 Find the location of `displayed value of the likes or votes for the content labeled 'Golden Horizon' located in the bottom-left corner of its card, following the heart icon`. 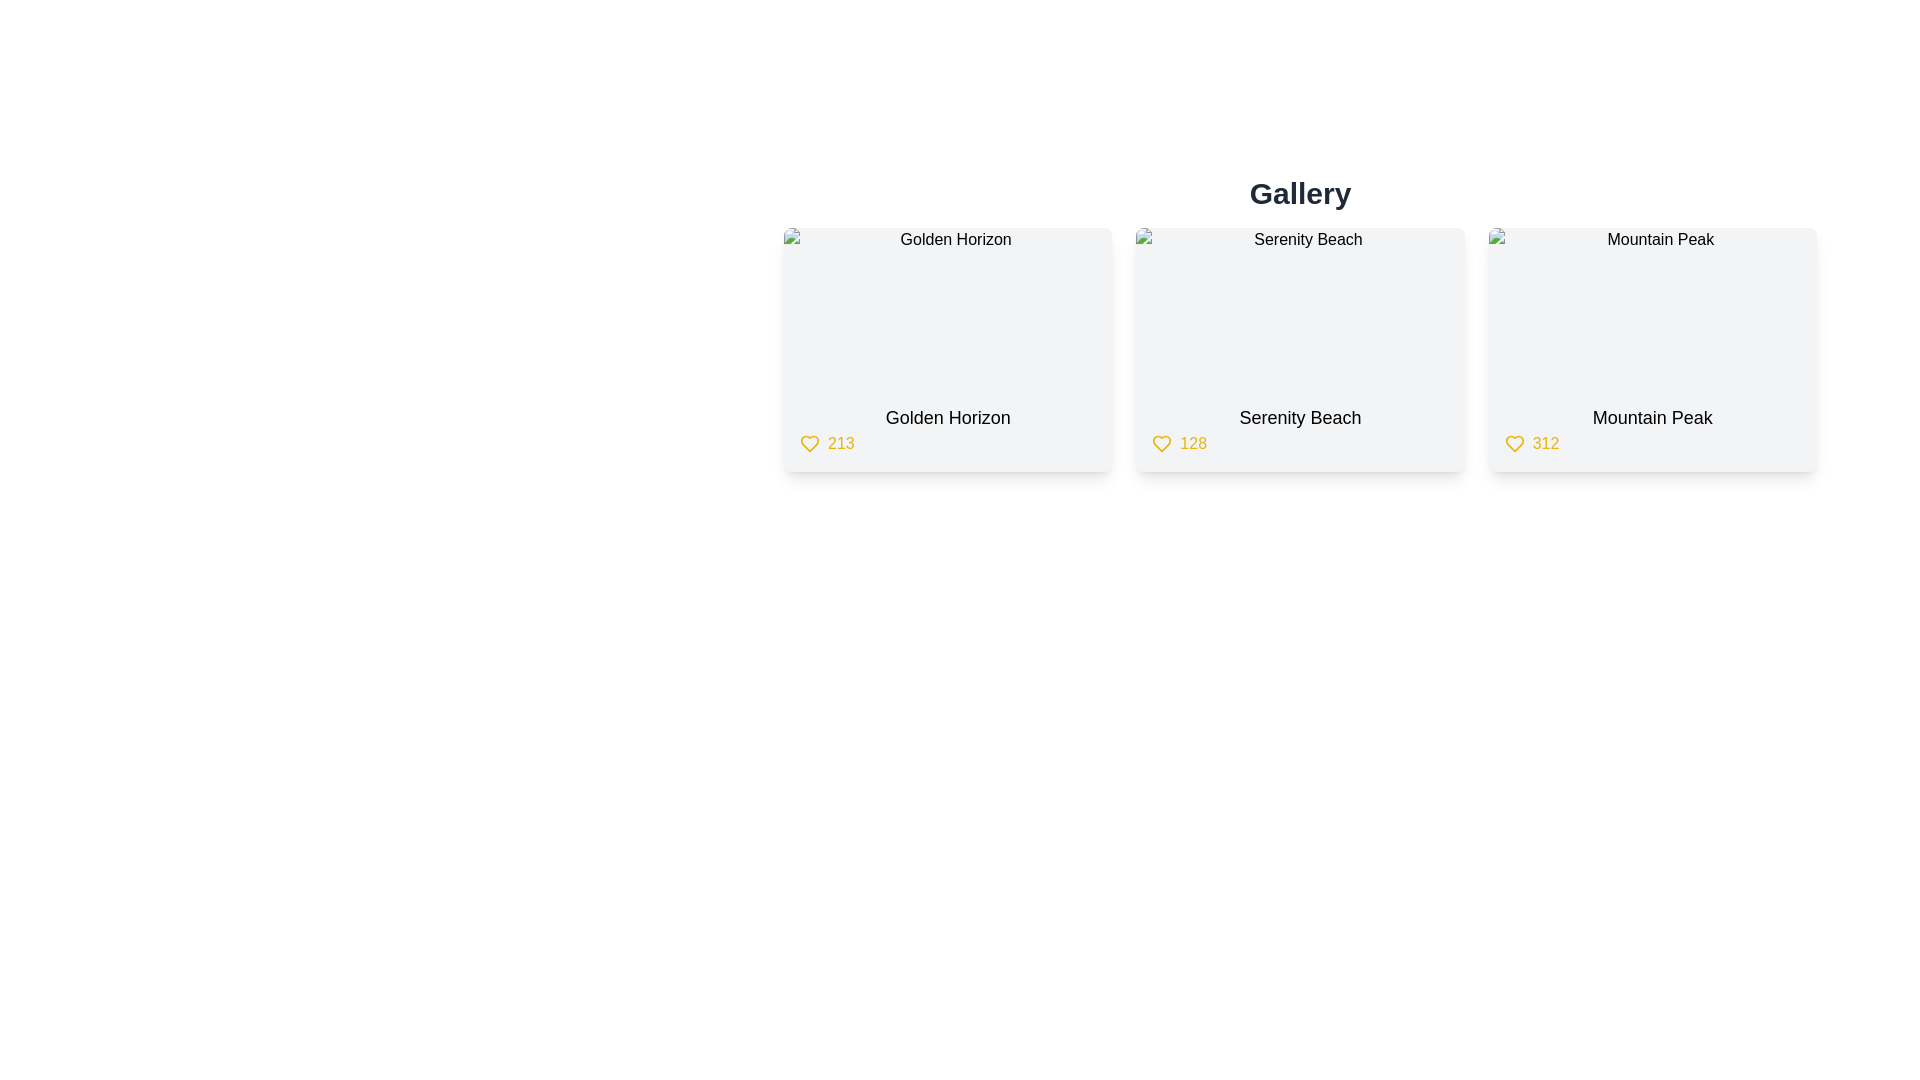

displayed value of the likes or votes for the content labeled 'Golden Horizon' located in the bottom-left corner of its card, following the heart icon is located at coordinates (841, 442).